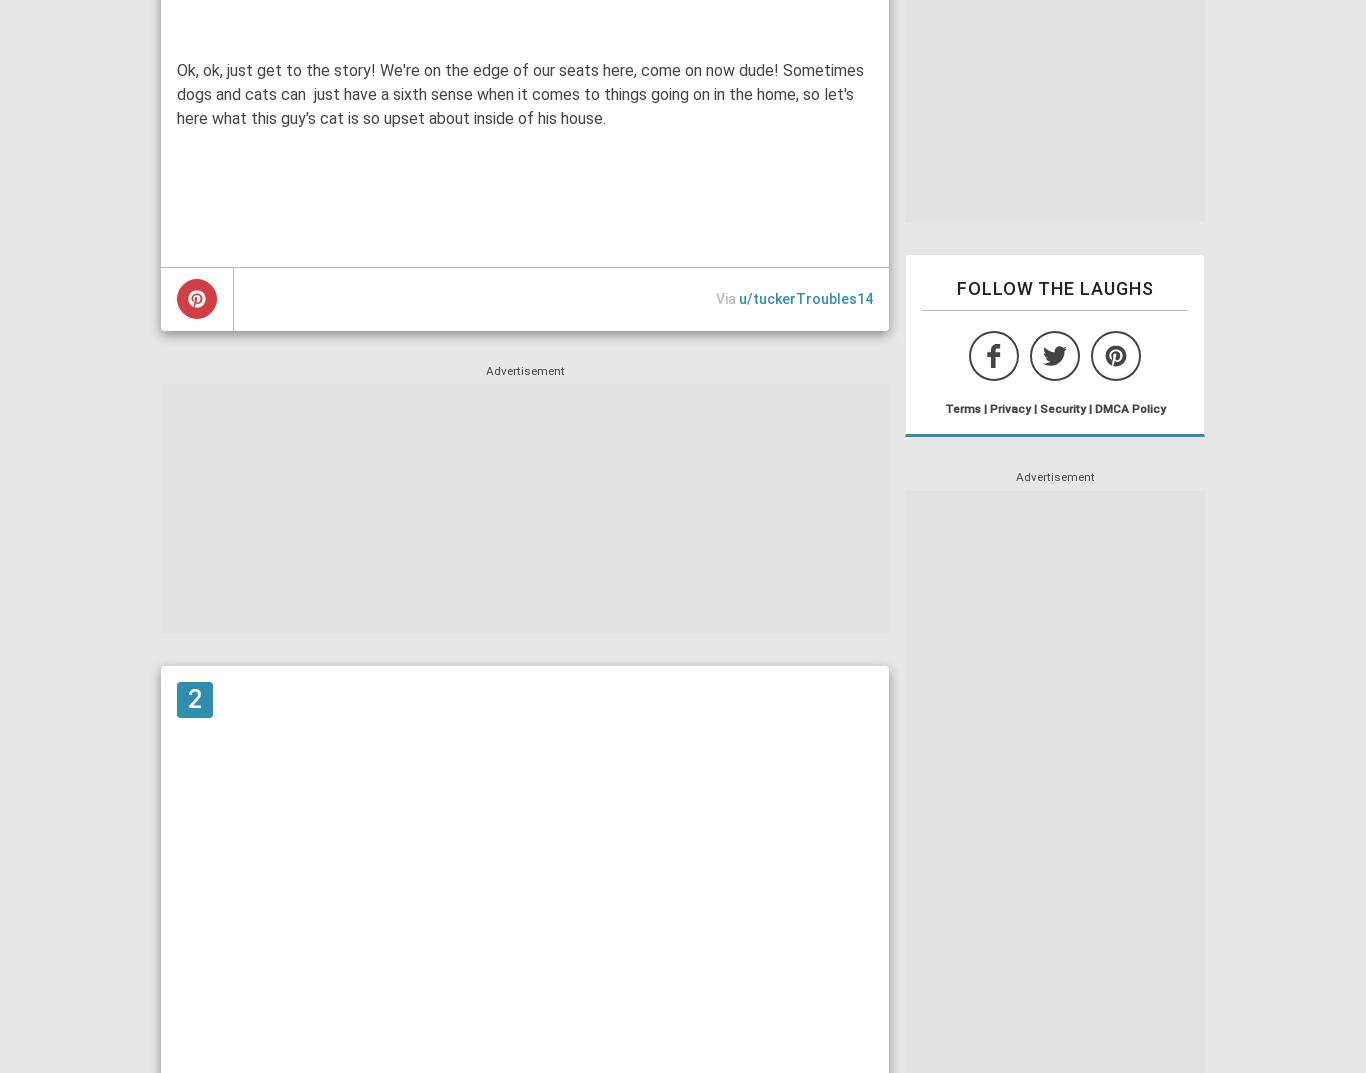 The height and width of the screenshot is (1073, 1366). I want to click on 'Terms', so click(961, 406).